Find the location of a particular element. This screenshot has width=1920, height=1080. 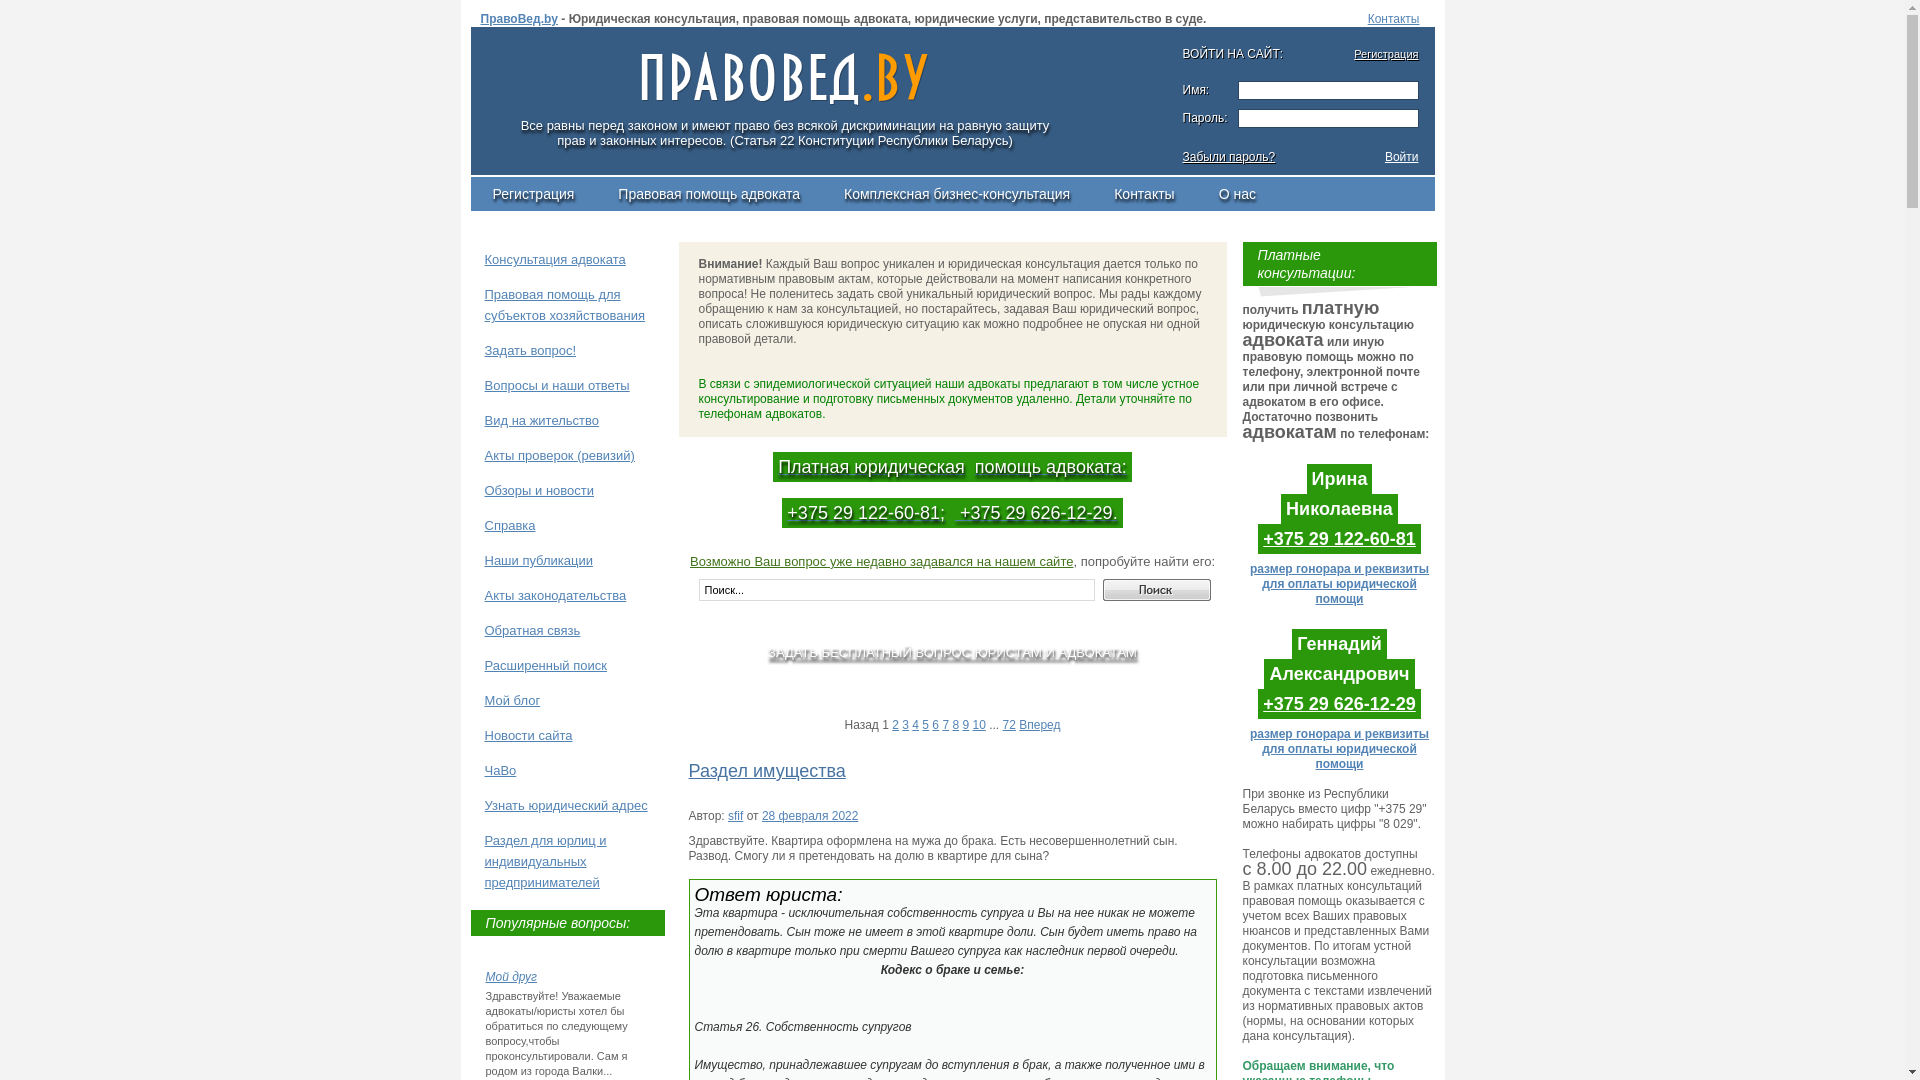

'+375 29 626-12-29' is located at coordinates (1339, 703).